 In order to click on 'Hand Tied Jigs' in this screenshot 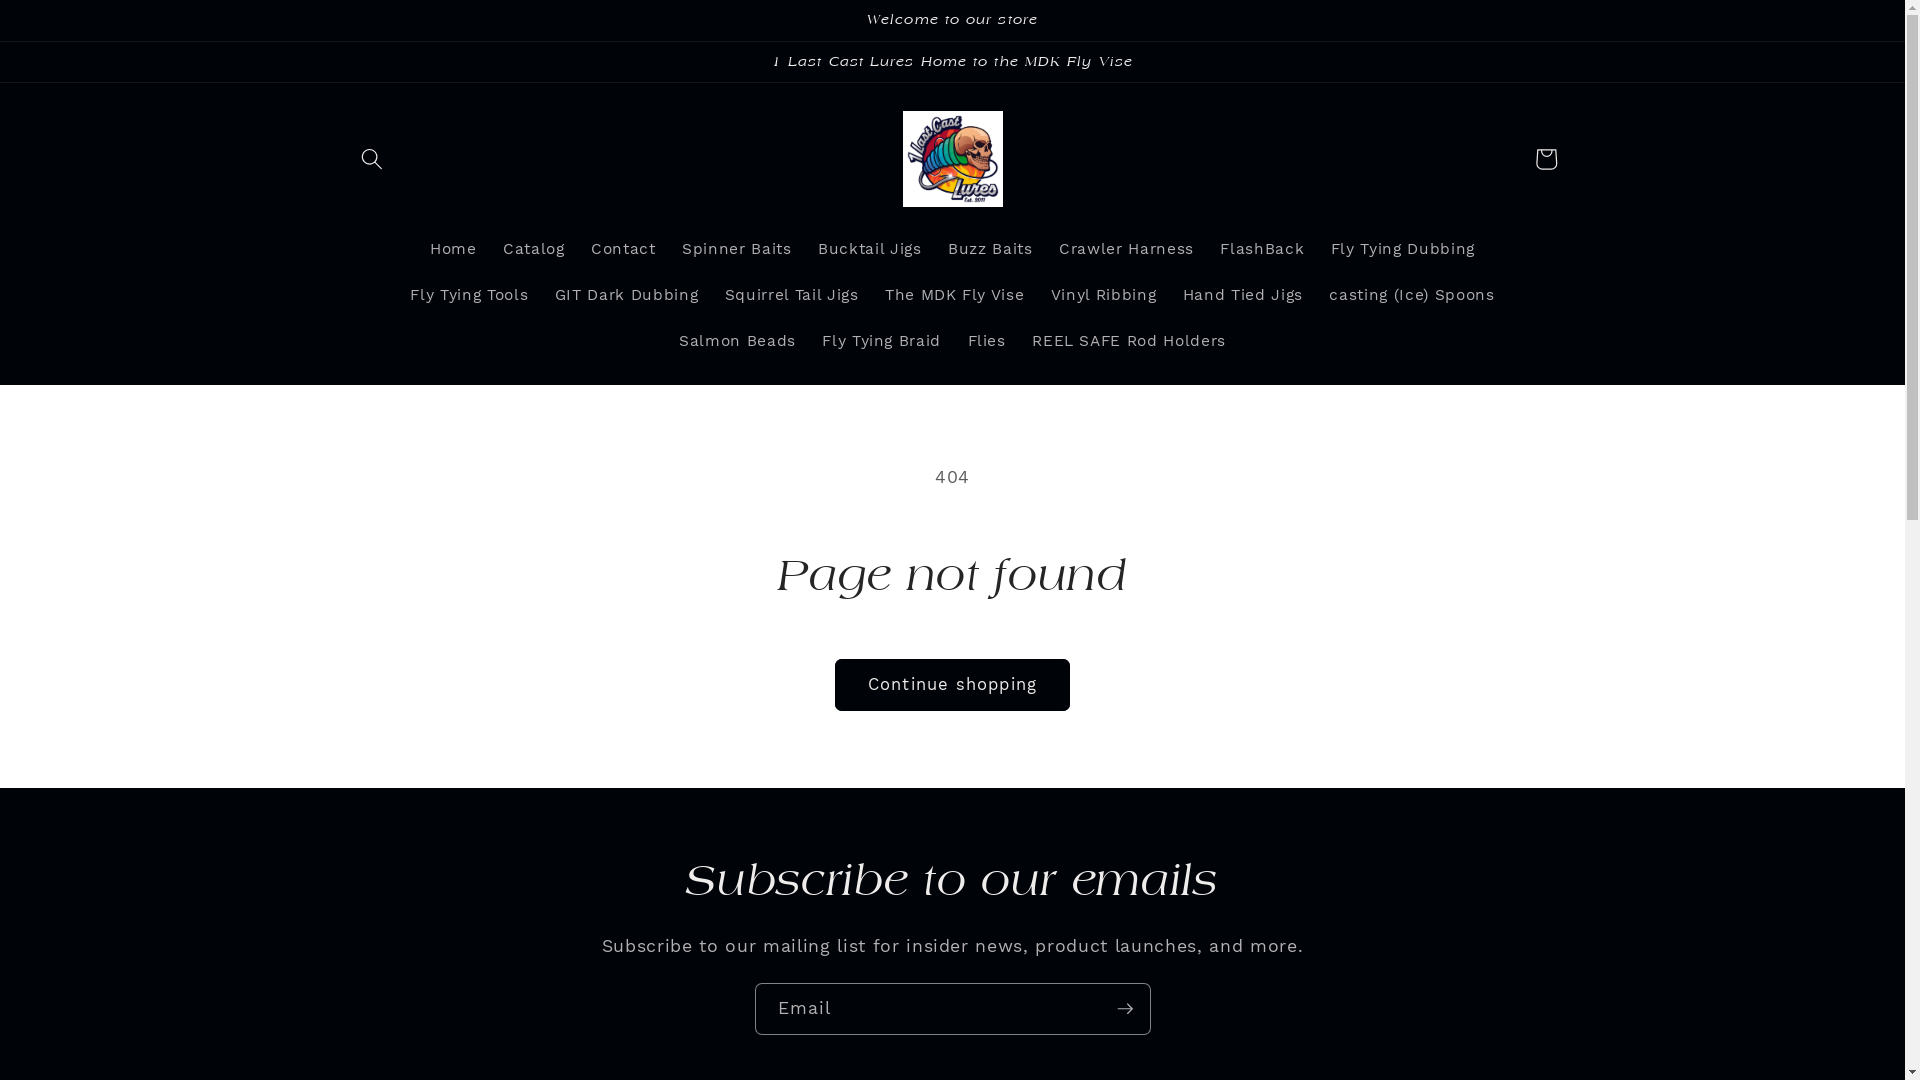, I will do `click(1170, 296)`.